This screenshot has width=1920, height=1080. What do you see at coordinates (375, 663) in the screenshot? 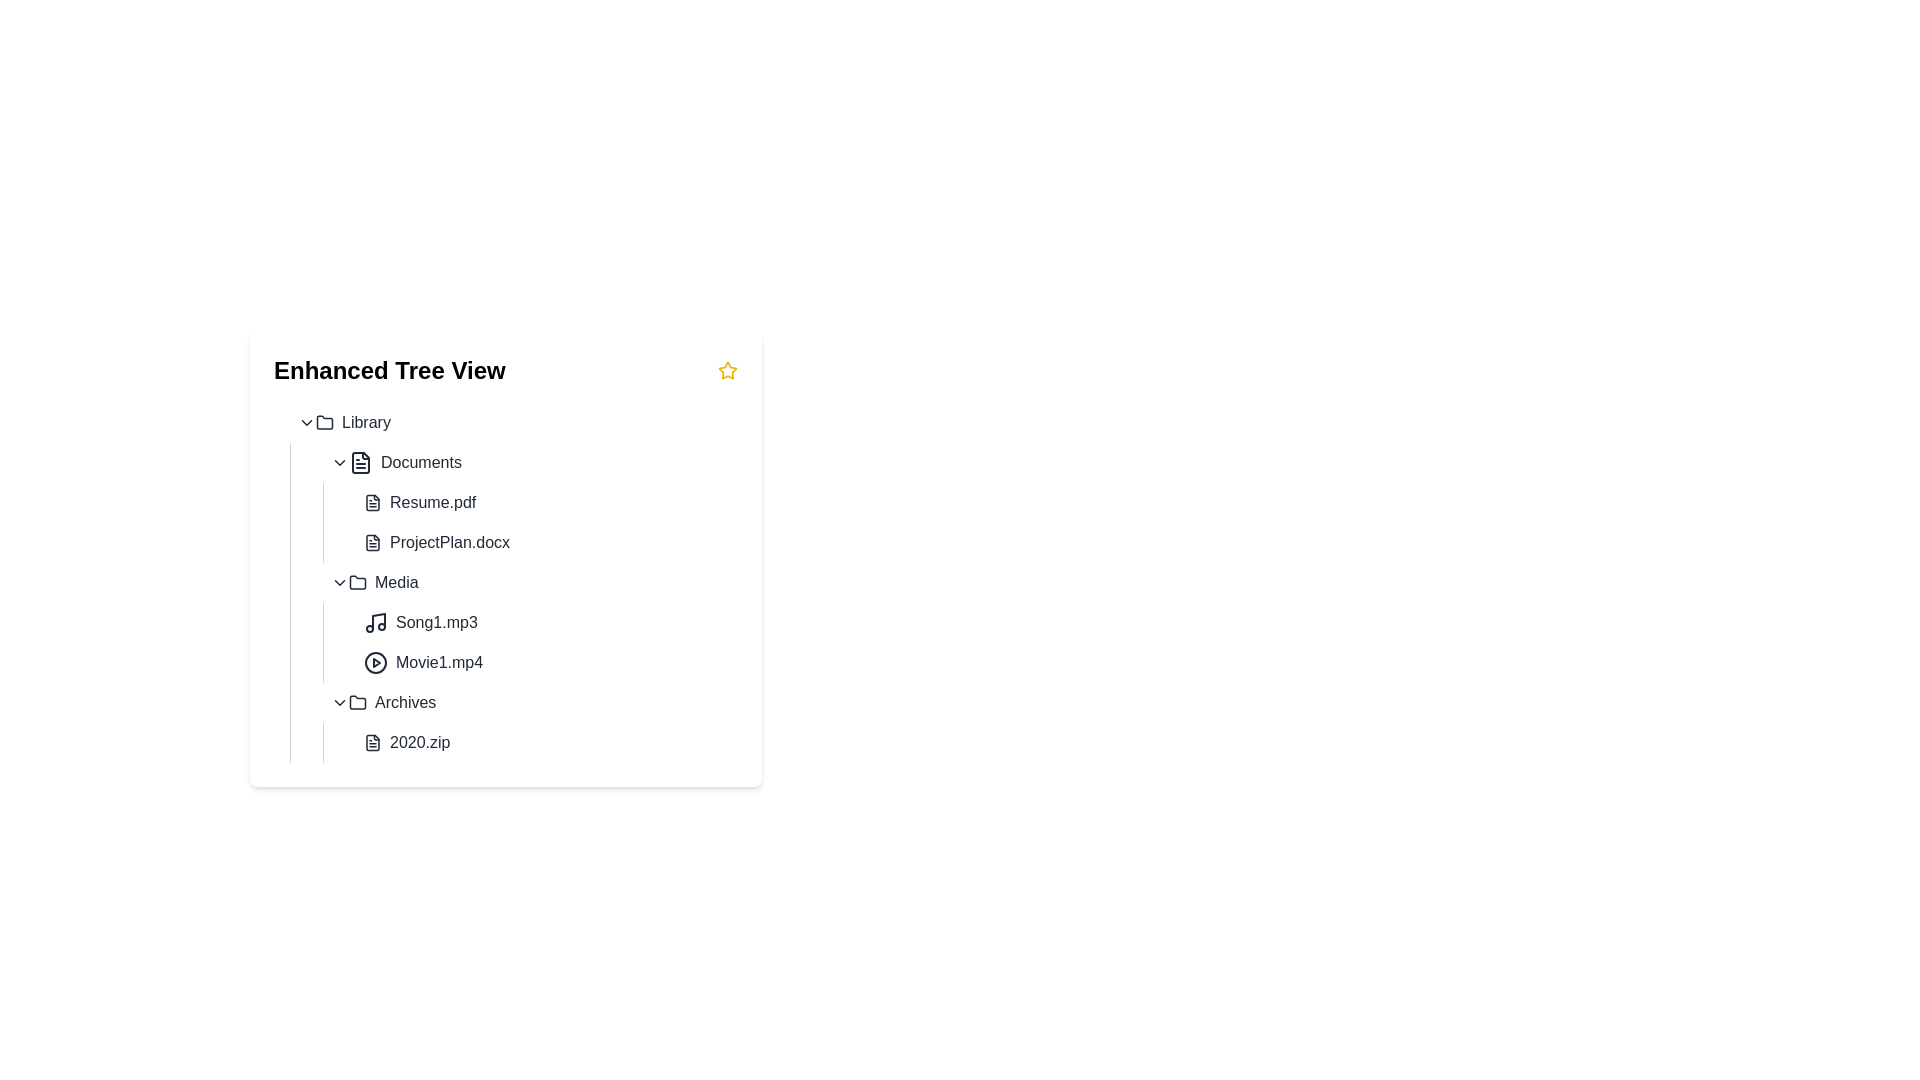
I see `the play button located to the immediate left of the text label 'Movie1.mp4' to play or preview the media file` at bounding box center [375, 663].